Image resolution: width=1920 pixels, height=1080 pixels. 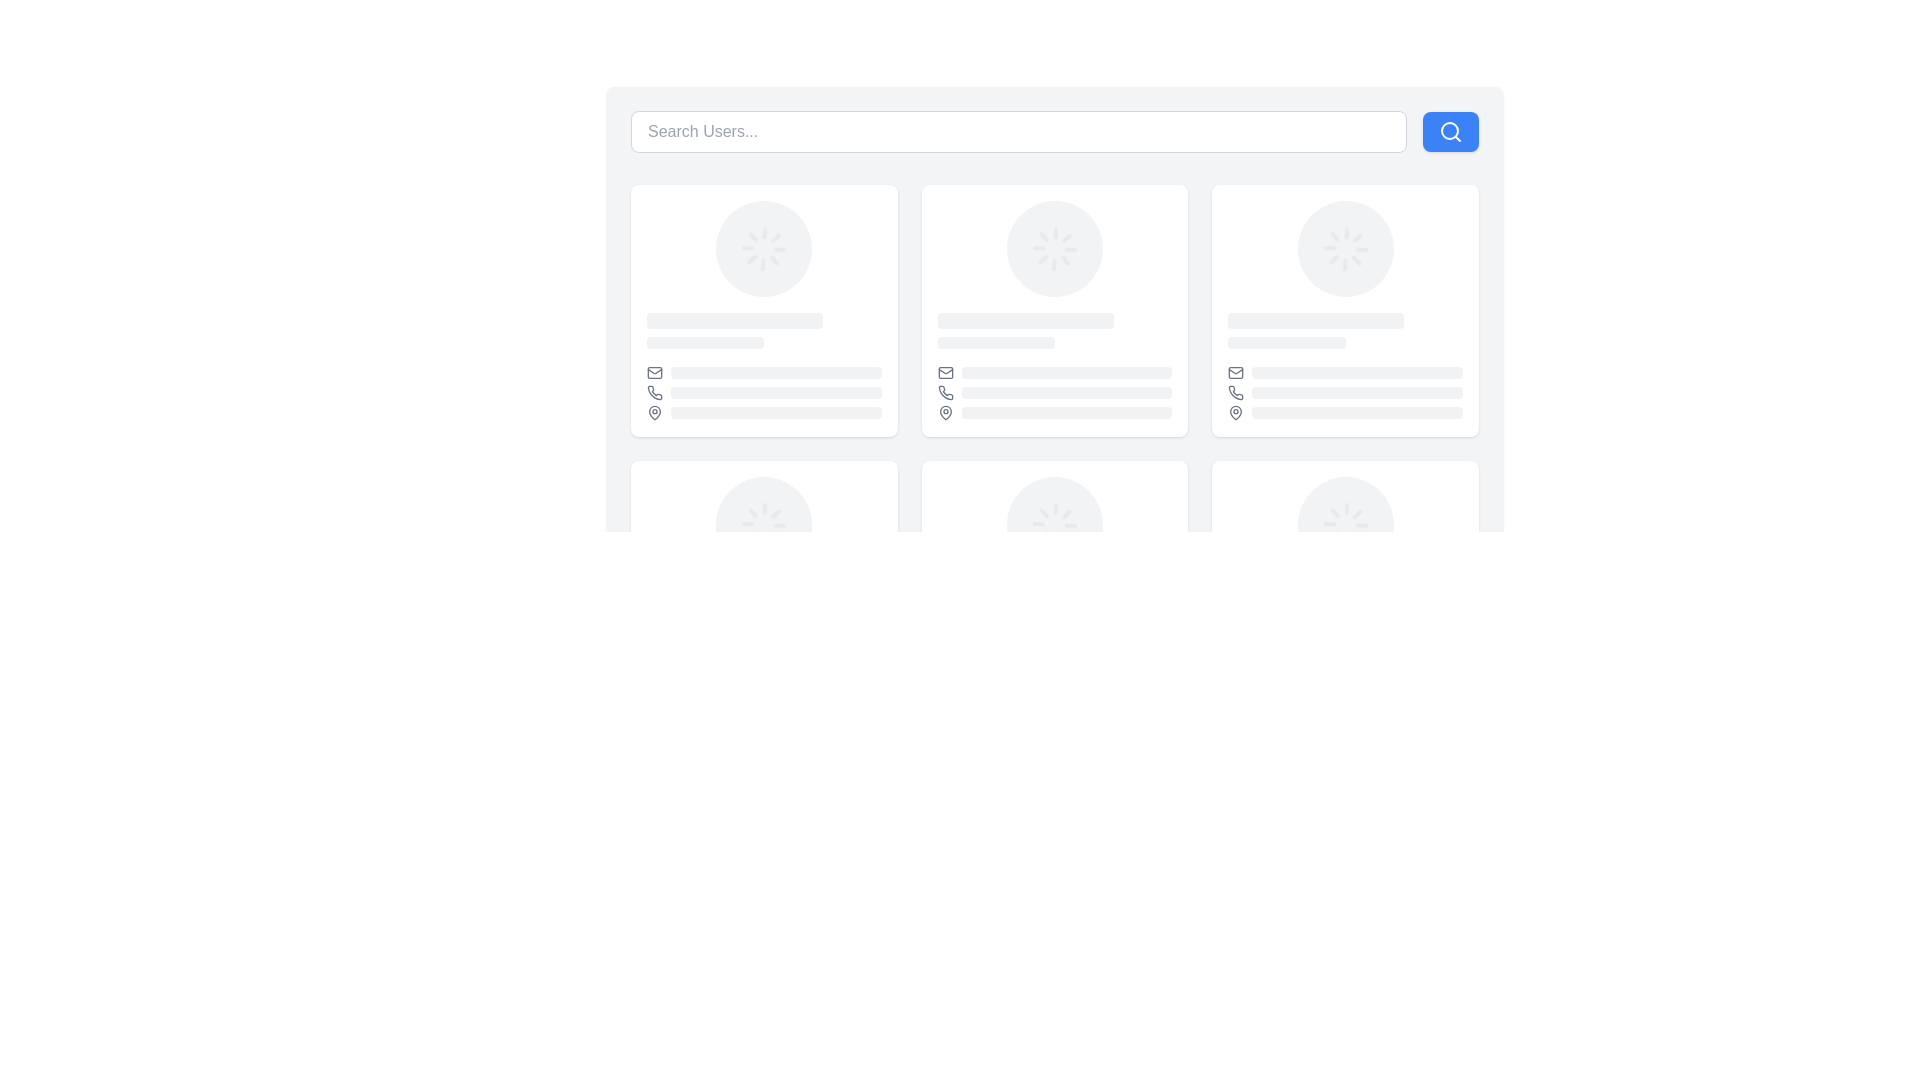 What do you see at coordinates (1345, 411) in the screenshot?
I see `third Placeholder element containing an icon and a loading bar visually by clicking on it` at bounding box center [1345, 411].